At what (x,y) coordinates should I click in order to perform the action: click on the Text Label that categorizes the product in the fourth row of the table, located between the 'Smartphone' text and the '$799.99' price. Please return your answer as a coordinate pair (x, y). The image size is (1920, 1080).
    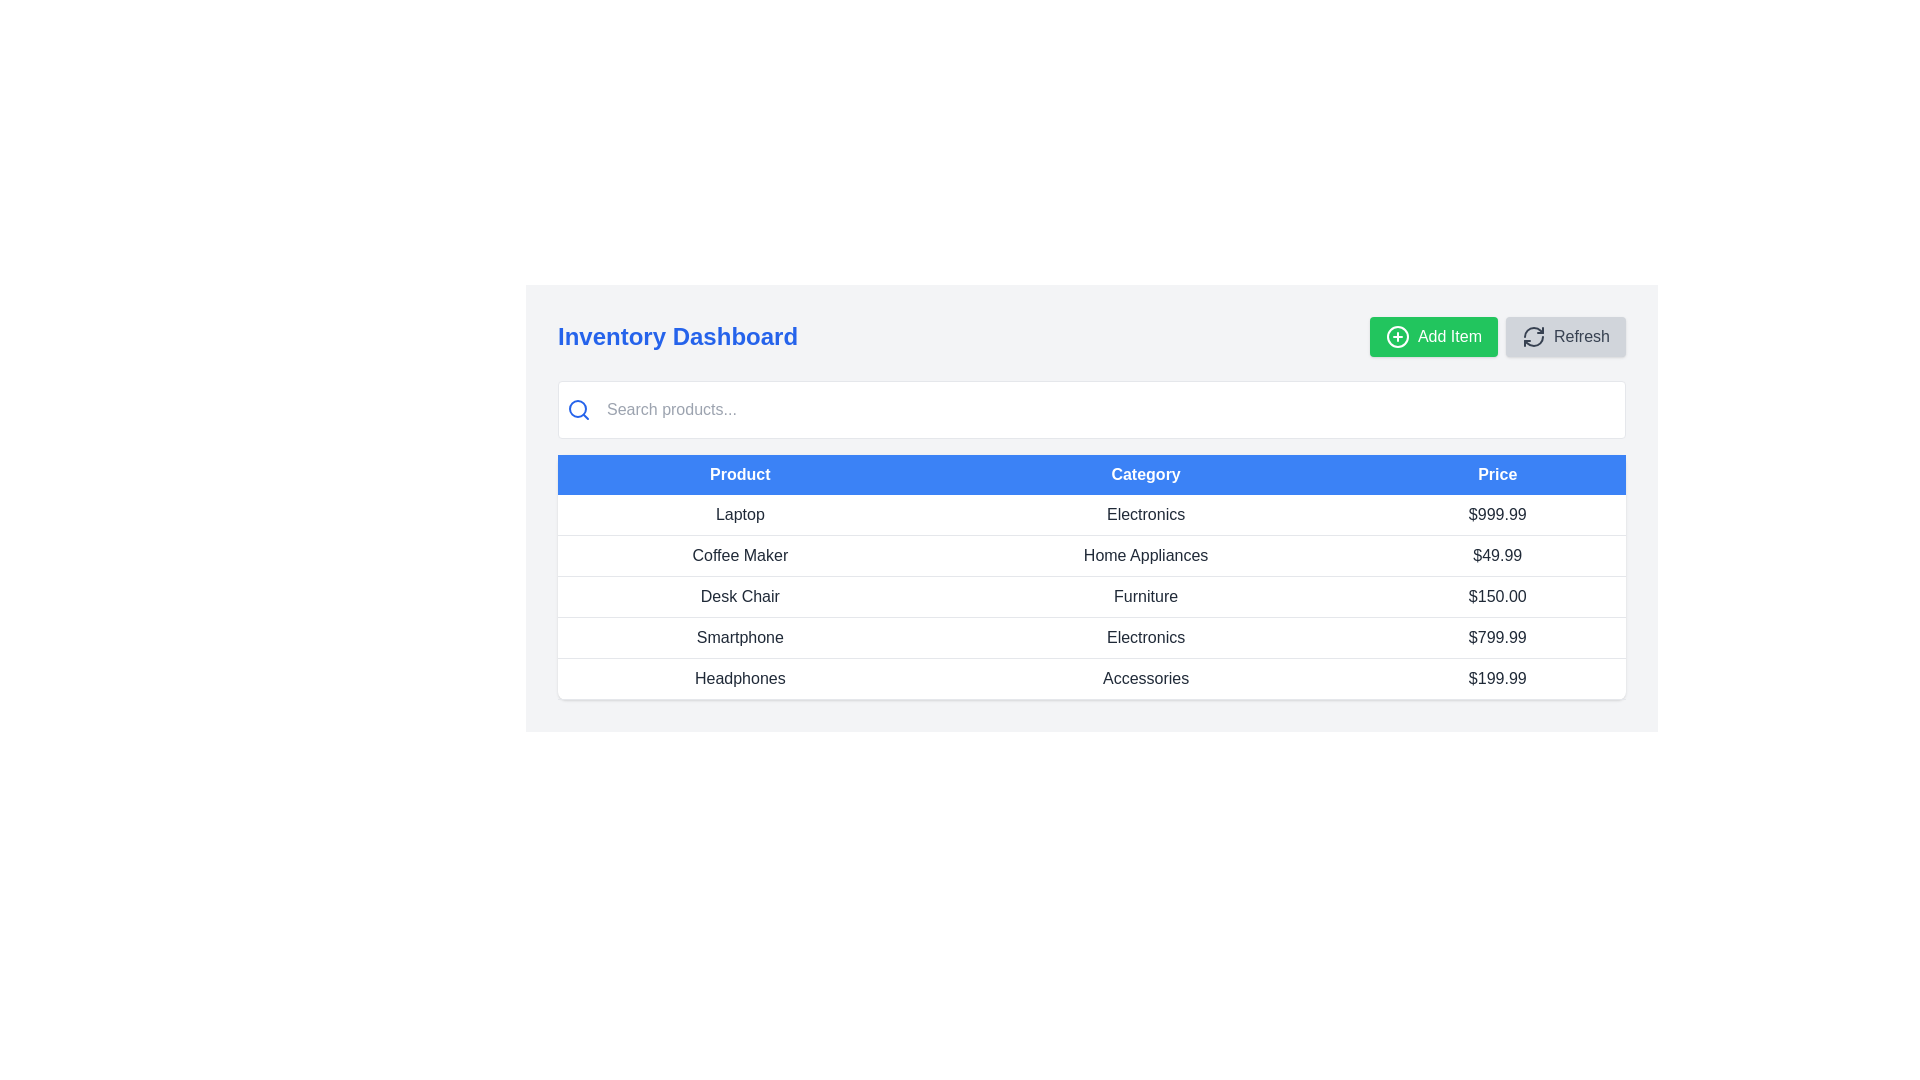
    Looking at the image, I should click on (1146, 637).